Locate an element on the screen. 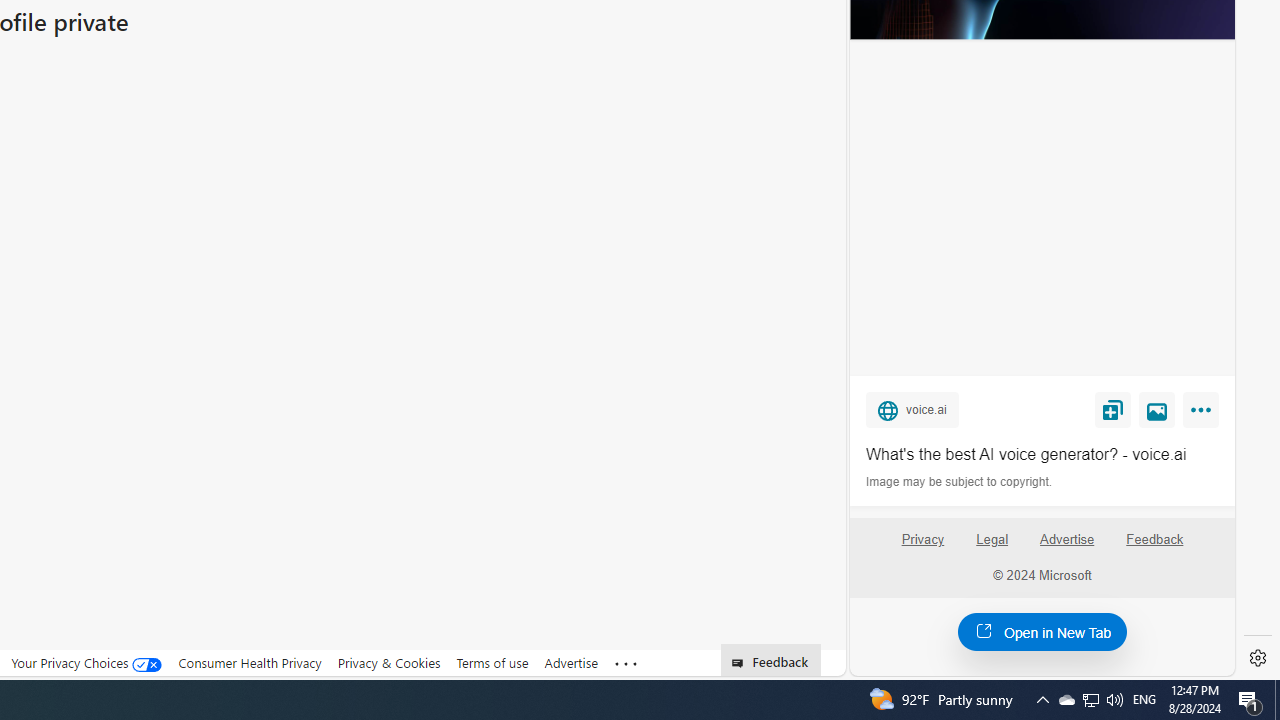  'Consumer Health Privacy' is located at coordinates (249, 662).